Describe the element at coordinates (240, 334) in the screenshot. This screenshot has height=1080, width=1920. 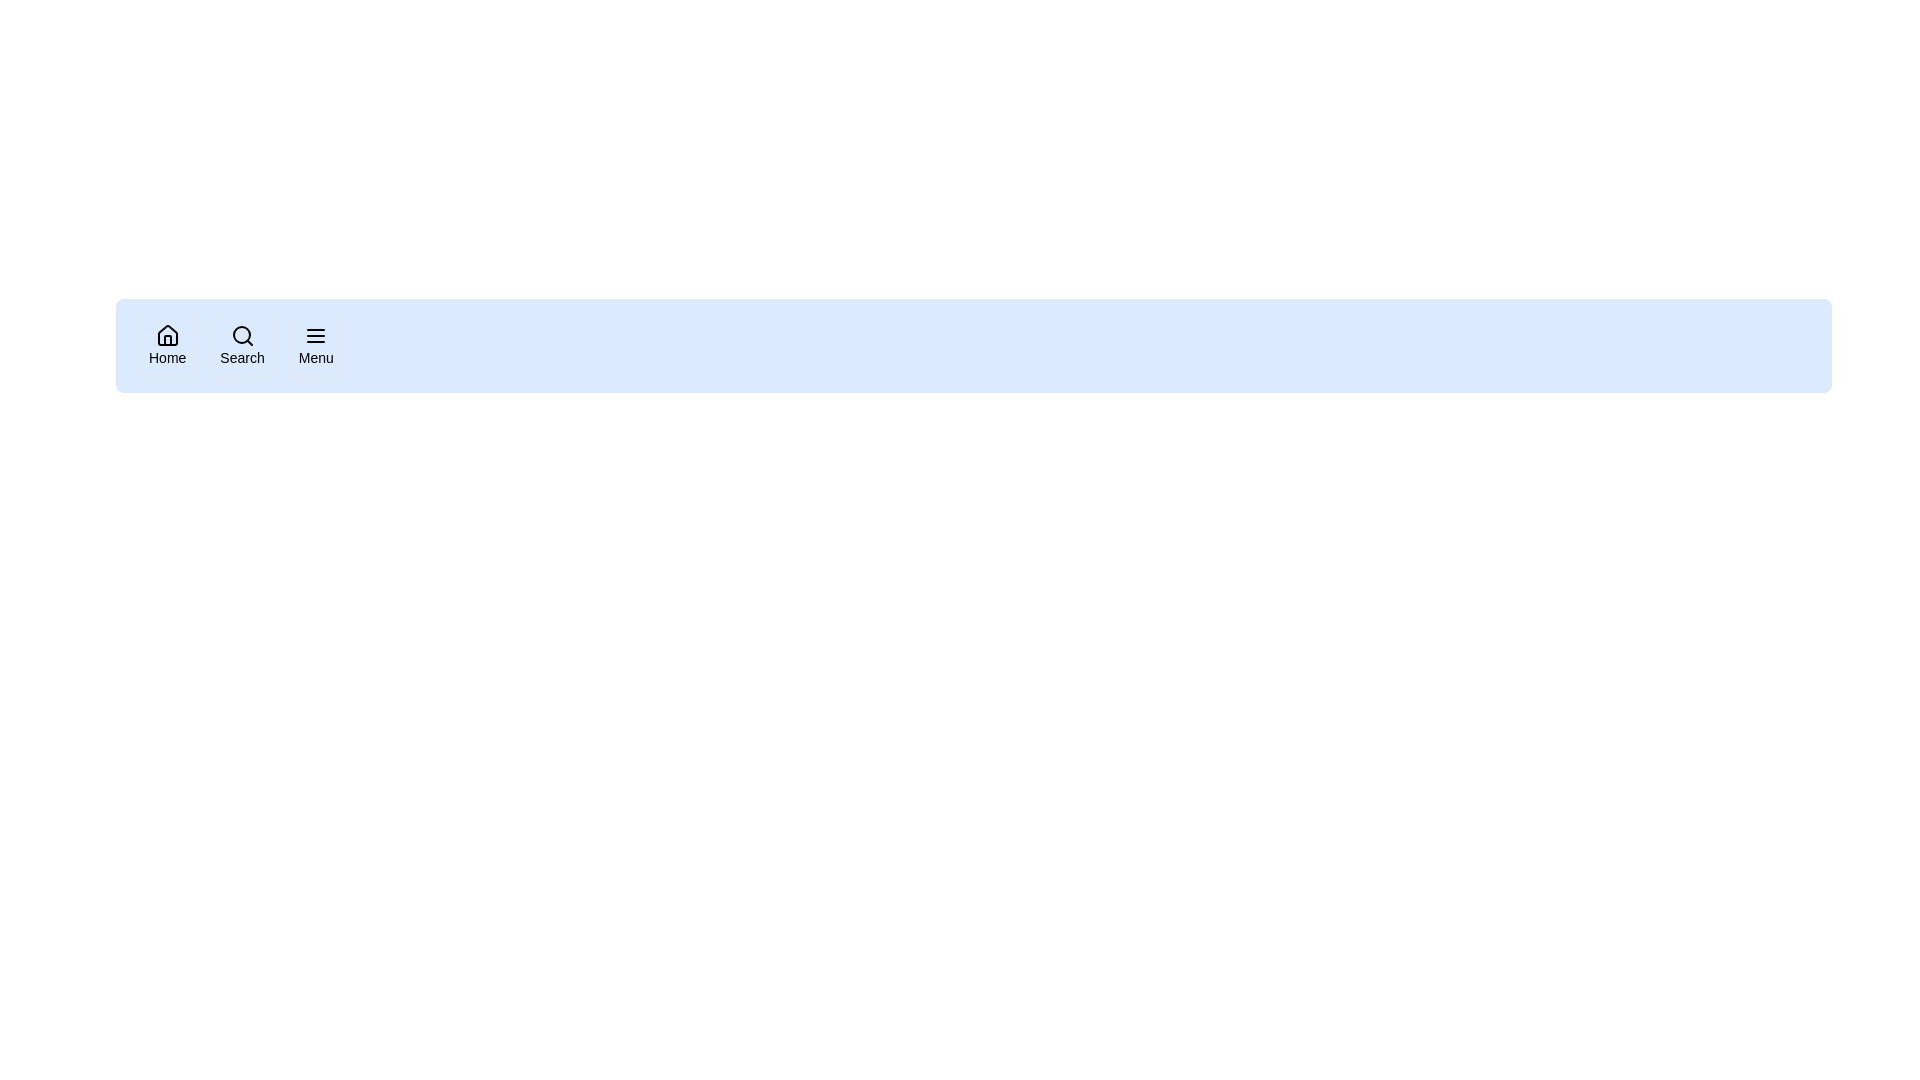
I see `the circular graphic component that symbolizes the lens of the magnifying glass in the search icon, which is the second navigation button from the left in the horizontal navigation bar` at that location.